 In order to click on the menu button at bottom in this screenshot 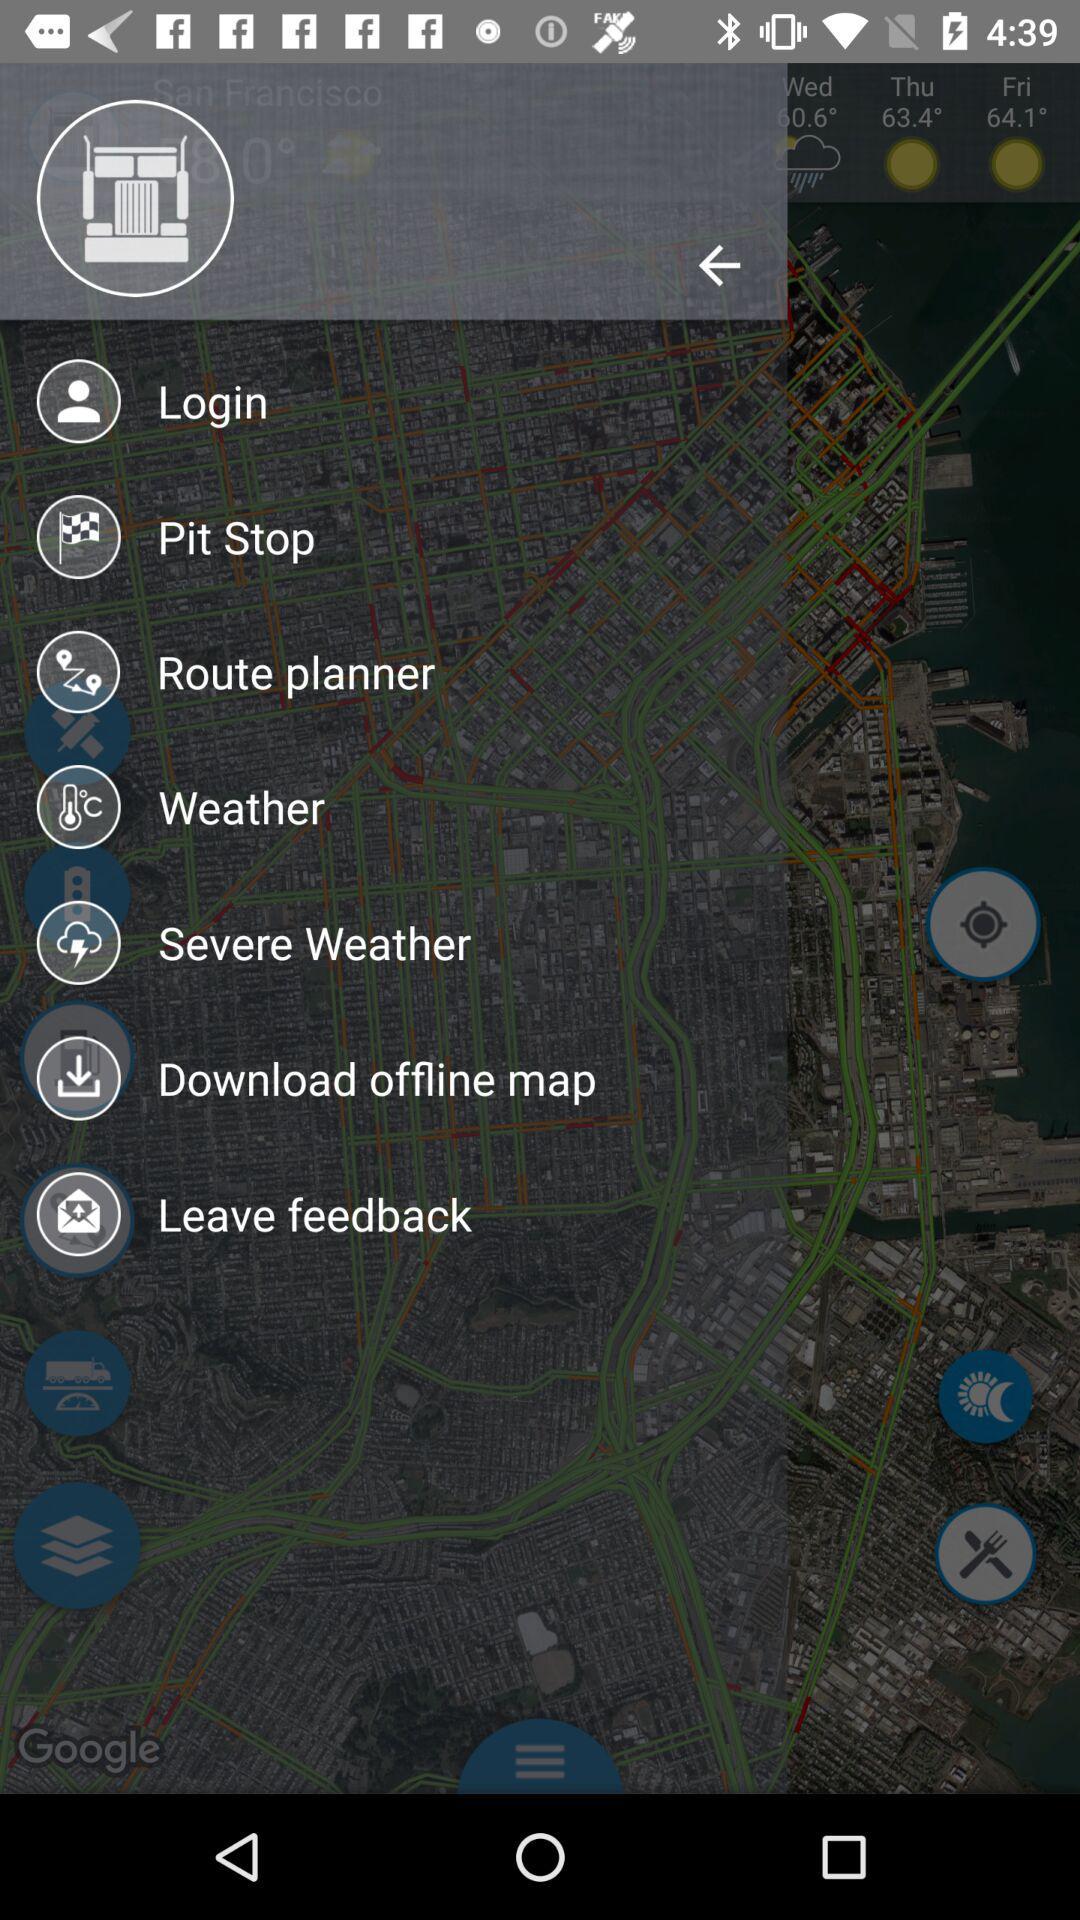, I will do `click(540, 1749)`.